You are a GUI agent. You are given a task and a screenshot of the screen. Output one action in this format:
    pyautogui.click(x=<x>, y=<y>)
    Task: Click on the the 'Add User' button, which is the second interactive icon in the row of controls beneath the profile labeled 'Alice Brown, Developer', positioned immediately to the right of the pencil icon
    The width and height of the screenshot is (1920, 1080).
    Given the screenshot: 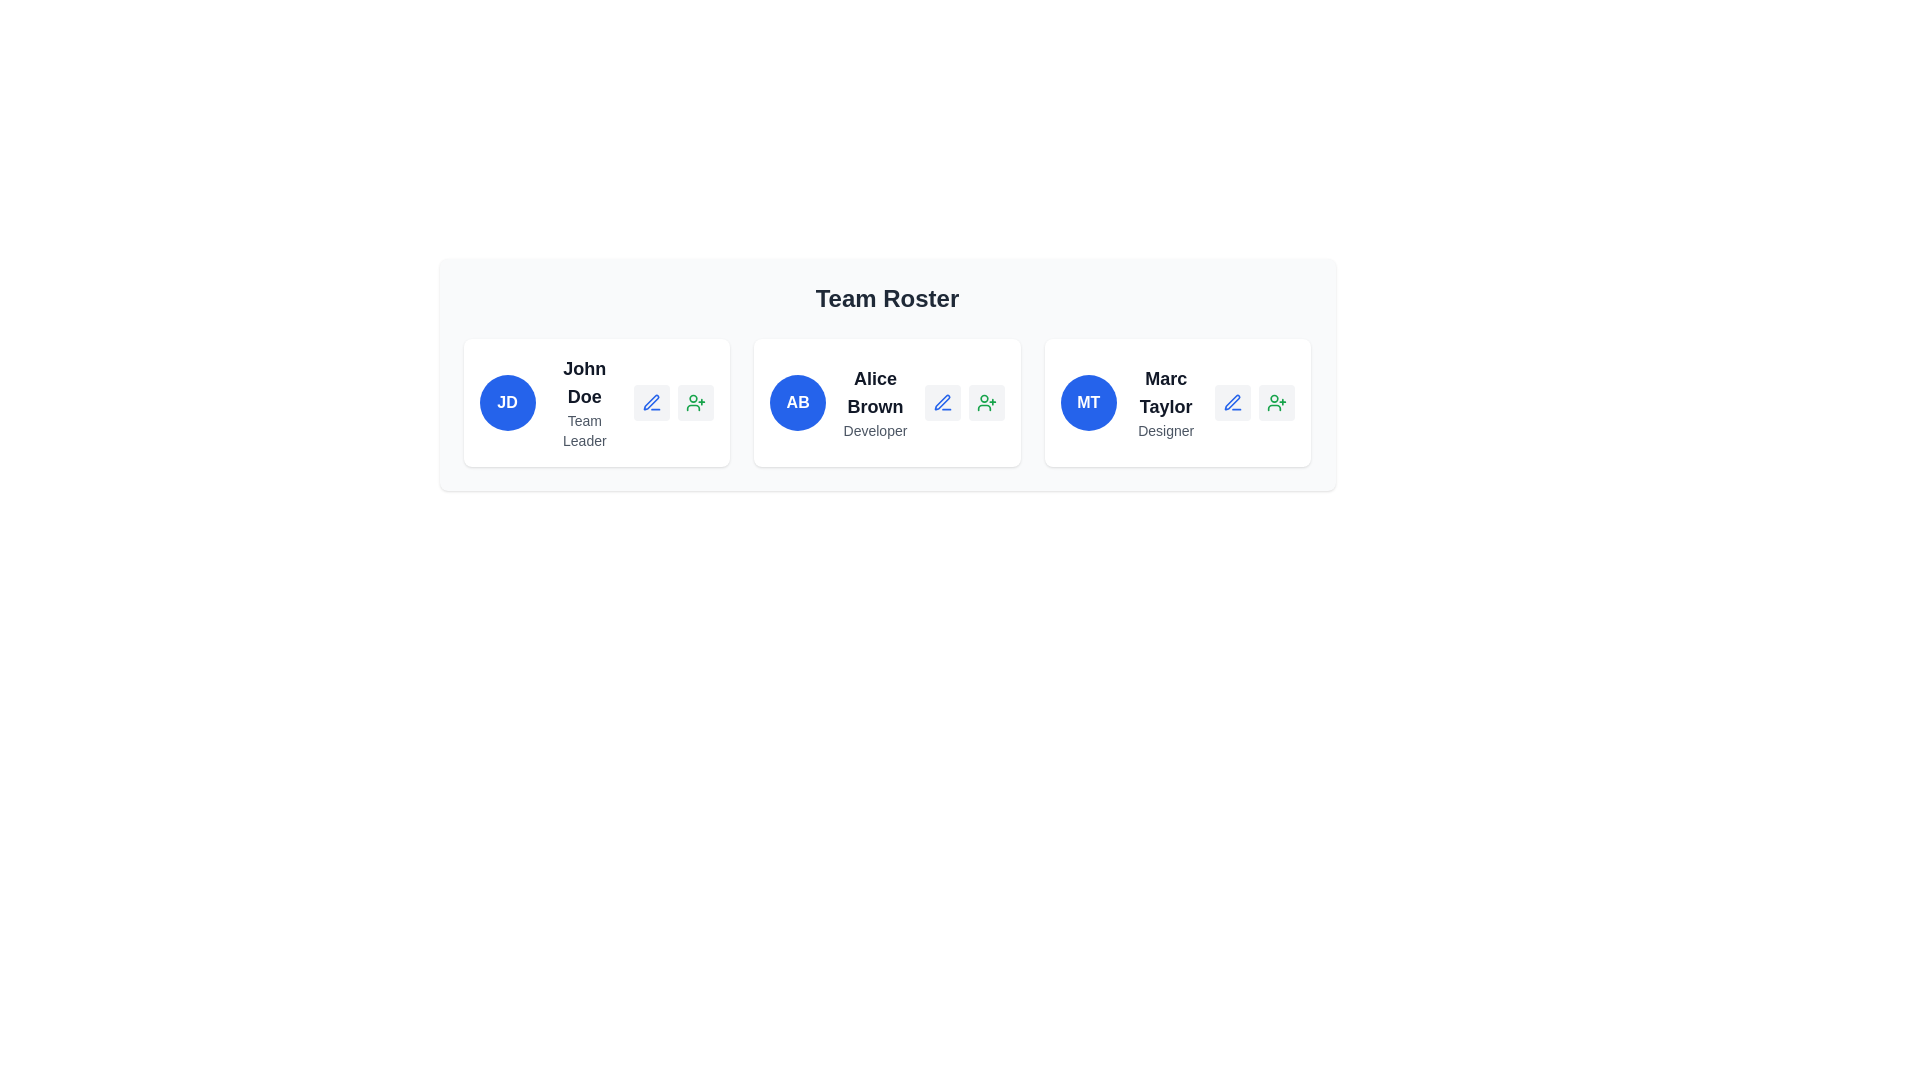 What is the action you would take?
    pyautogui.click(x=986, y=402)
    